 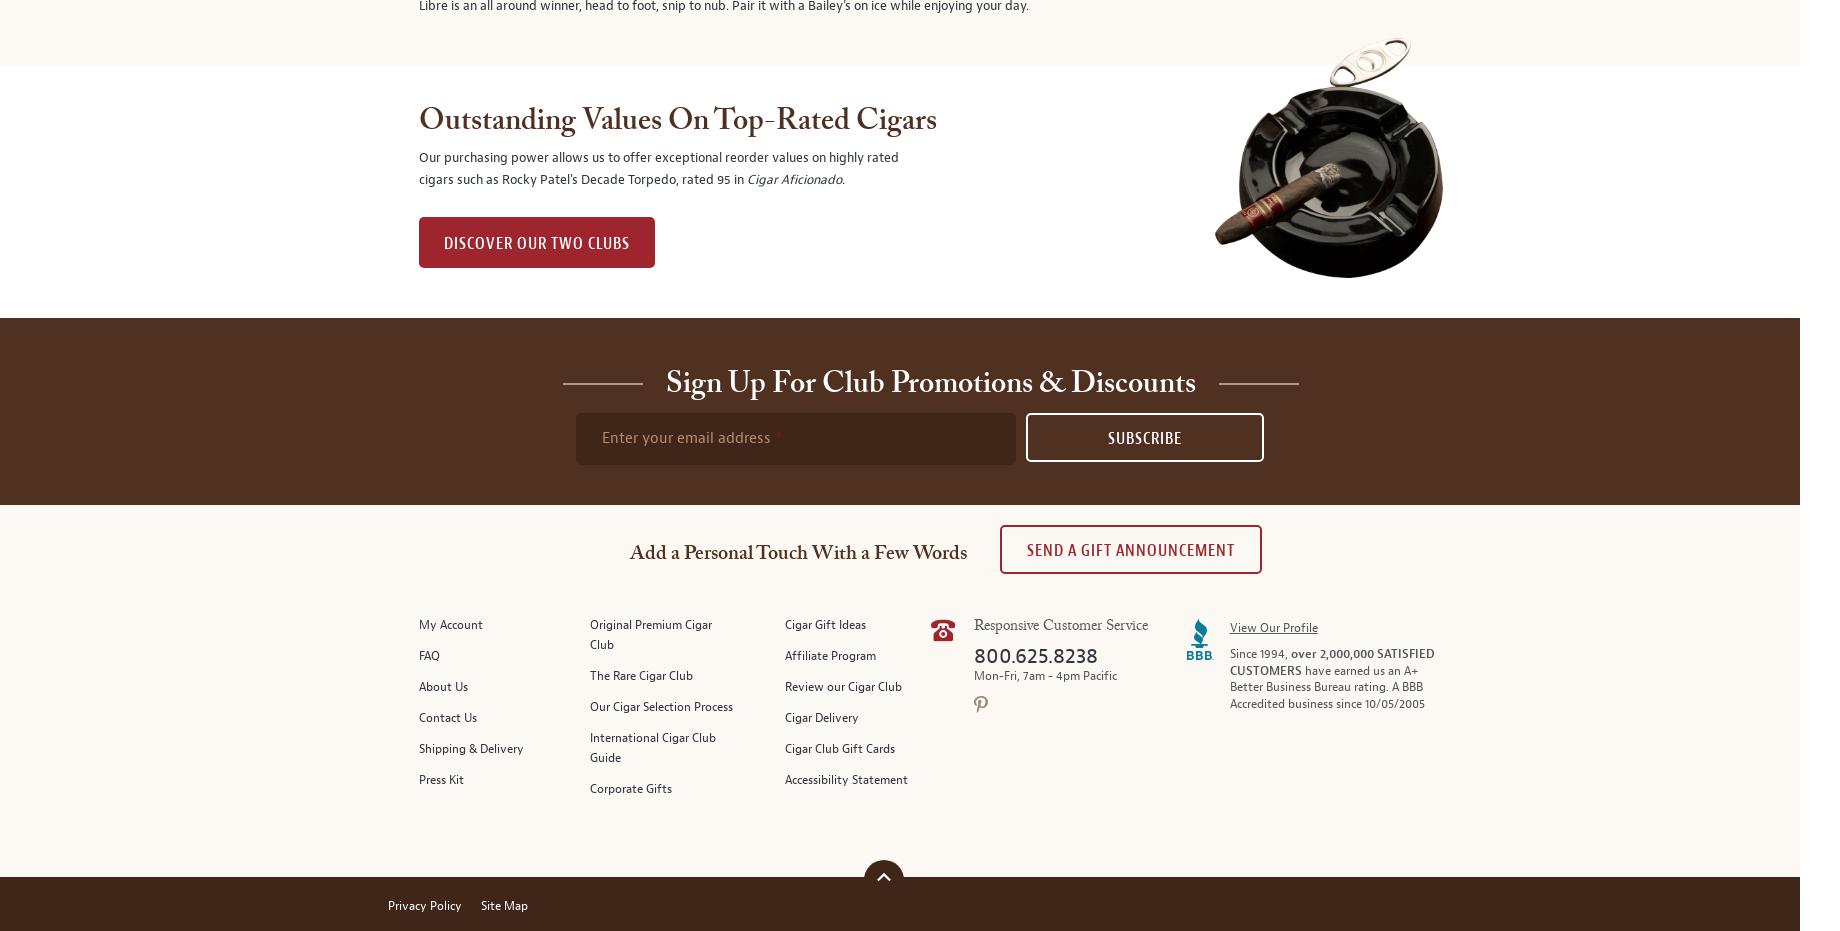 What do you see at coordinates (447, 717) in the screenshot?
I see `'Contact Us'` at bounding box center [447, 717].